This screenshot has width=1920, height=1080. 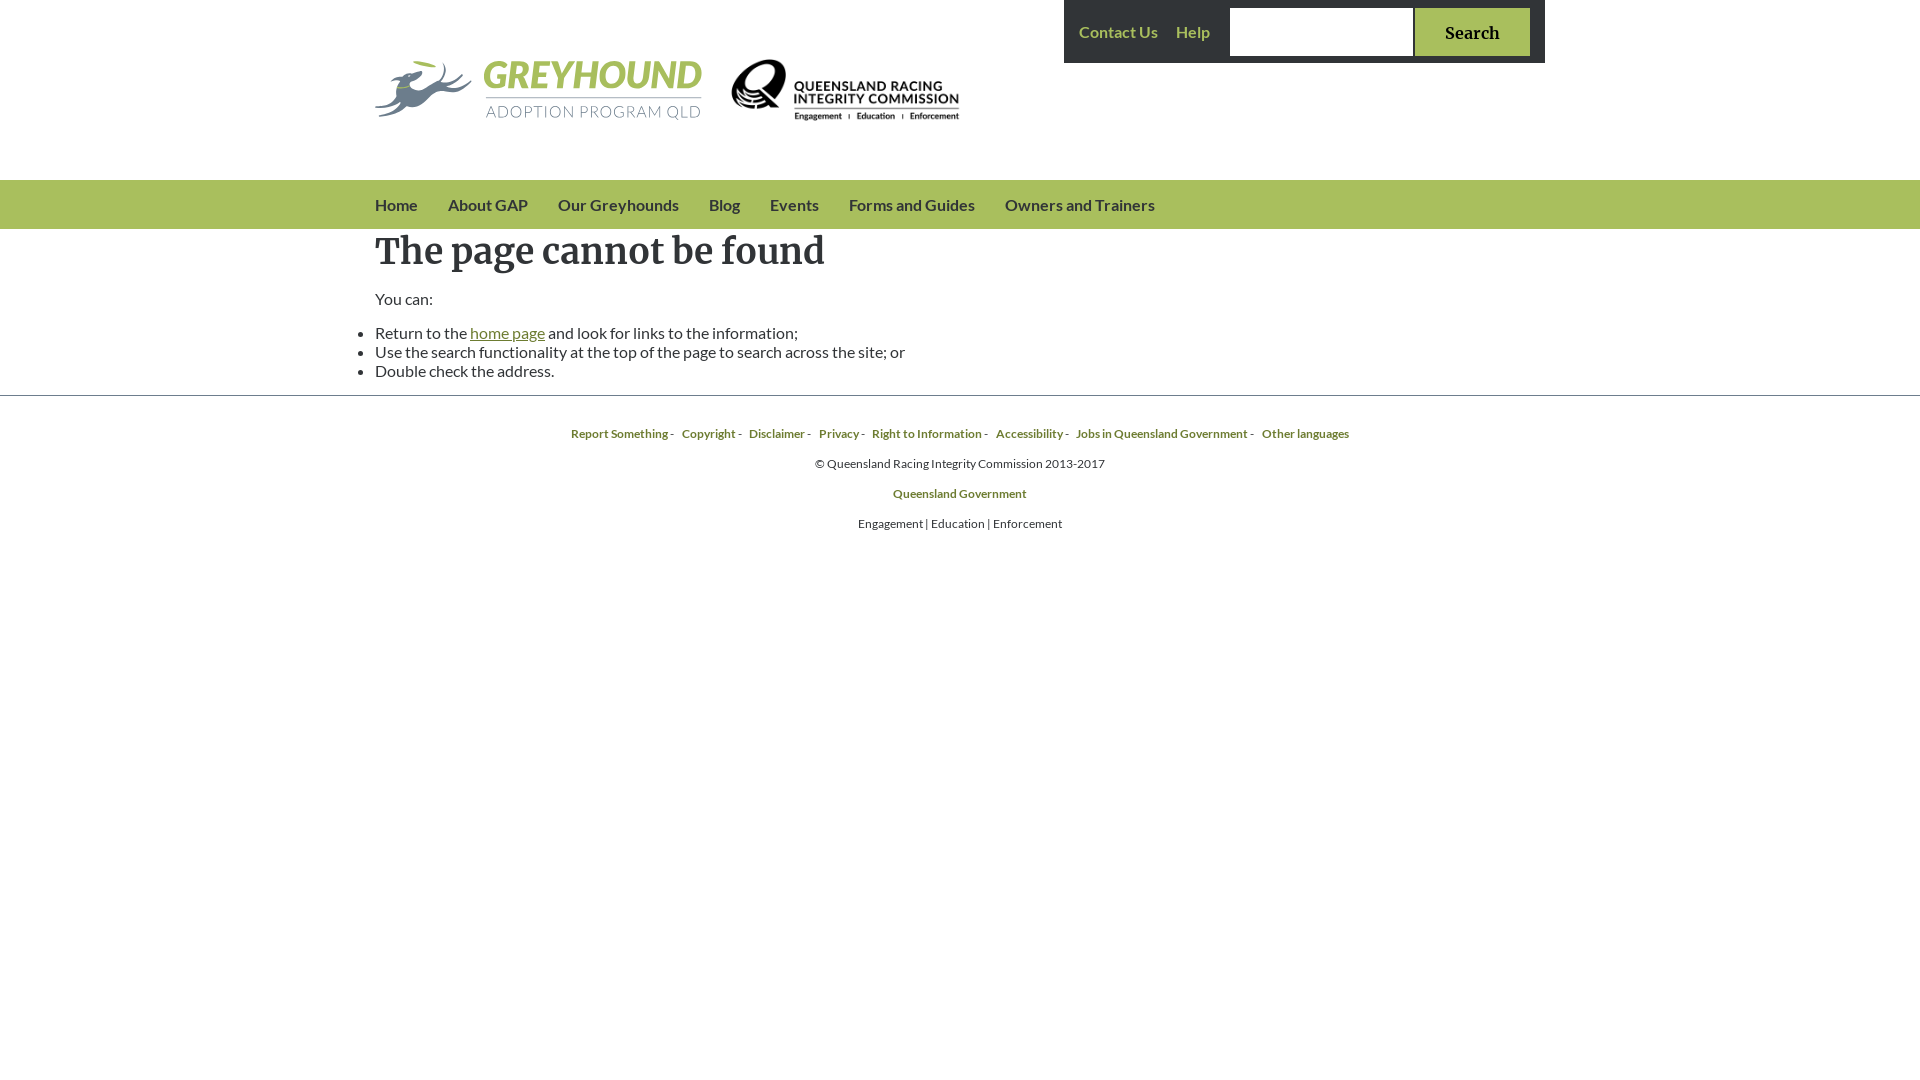 What do you see at coordinates (431, 204) in the screenshot?
I see `'About GAP'` at bounding box center [431, 204].